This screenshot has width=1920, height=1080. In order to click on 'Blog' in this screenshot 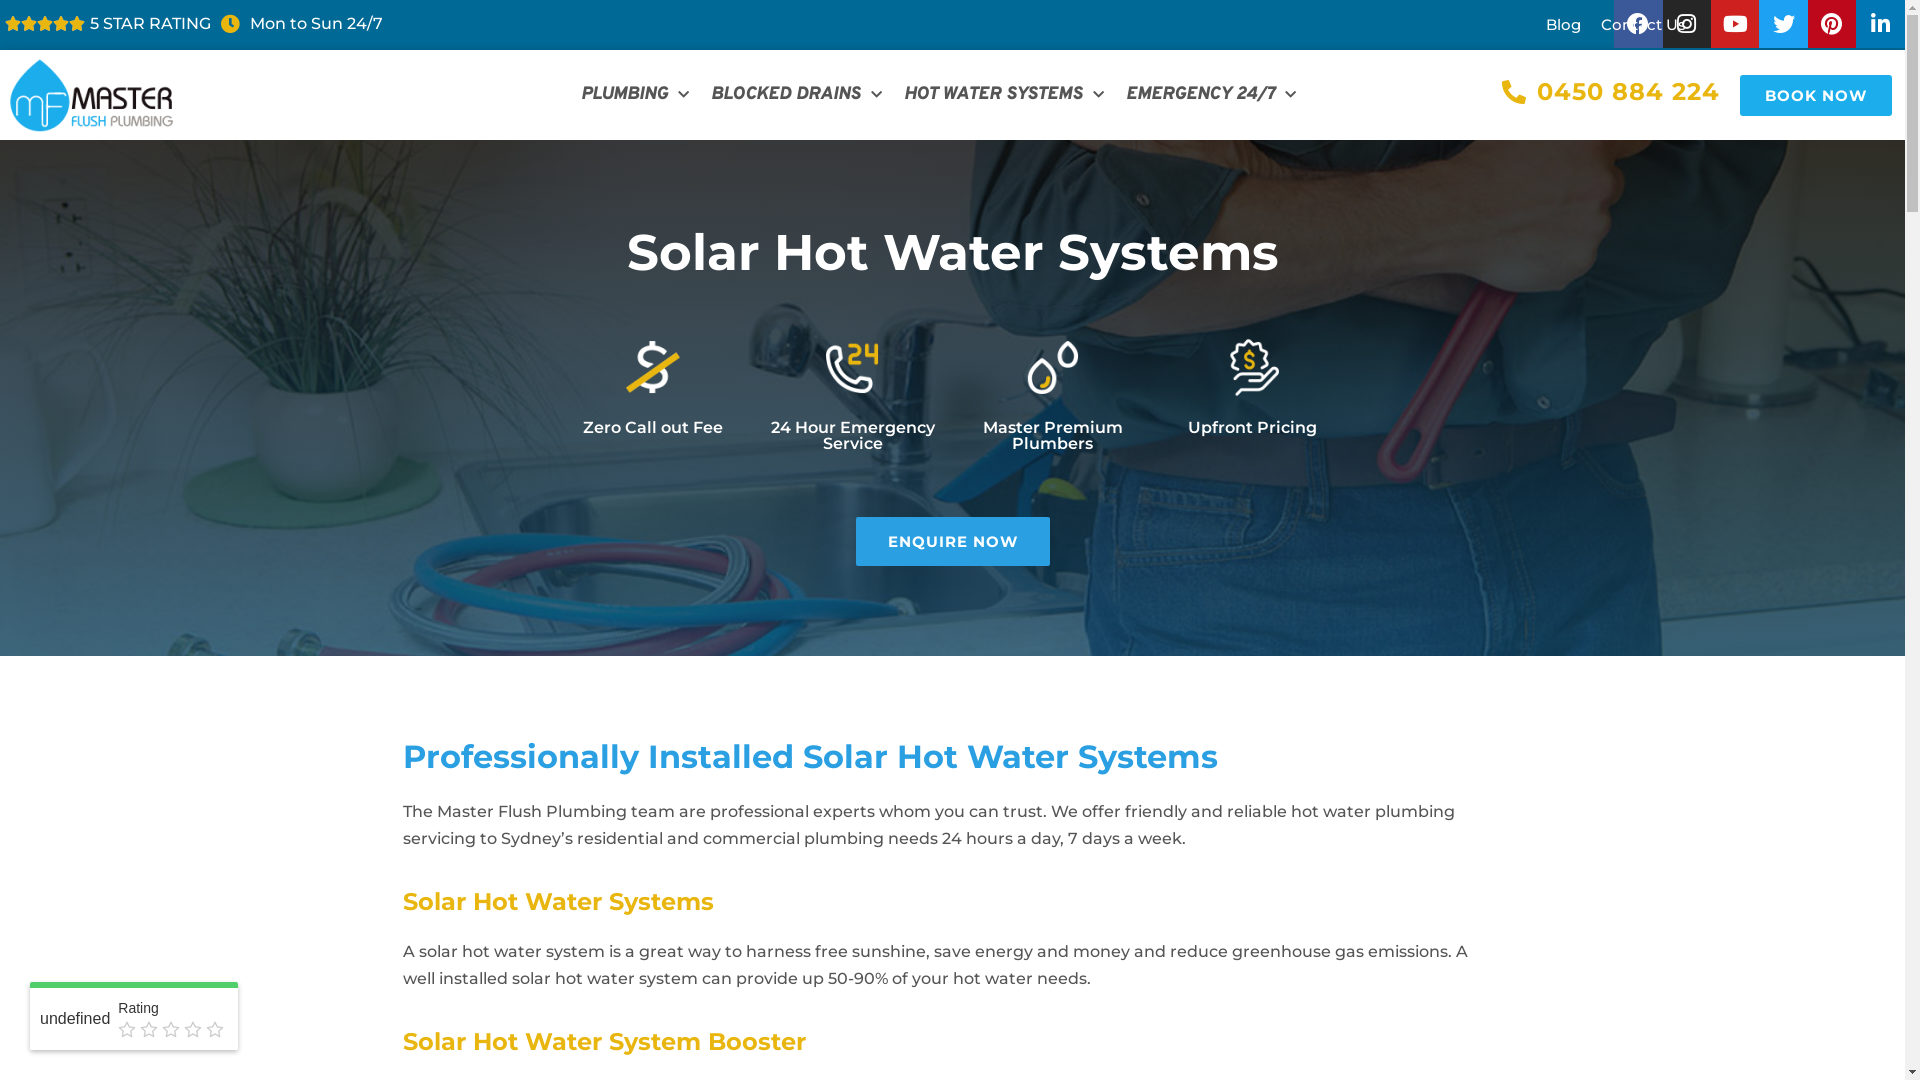, I will do `click(1562, 24)`.